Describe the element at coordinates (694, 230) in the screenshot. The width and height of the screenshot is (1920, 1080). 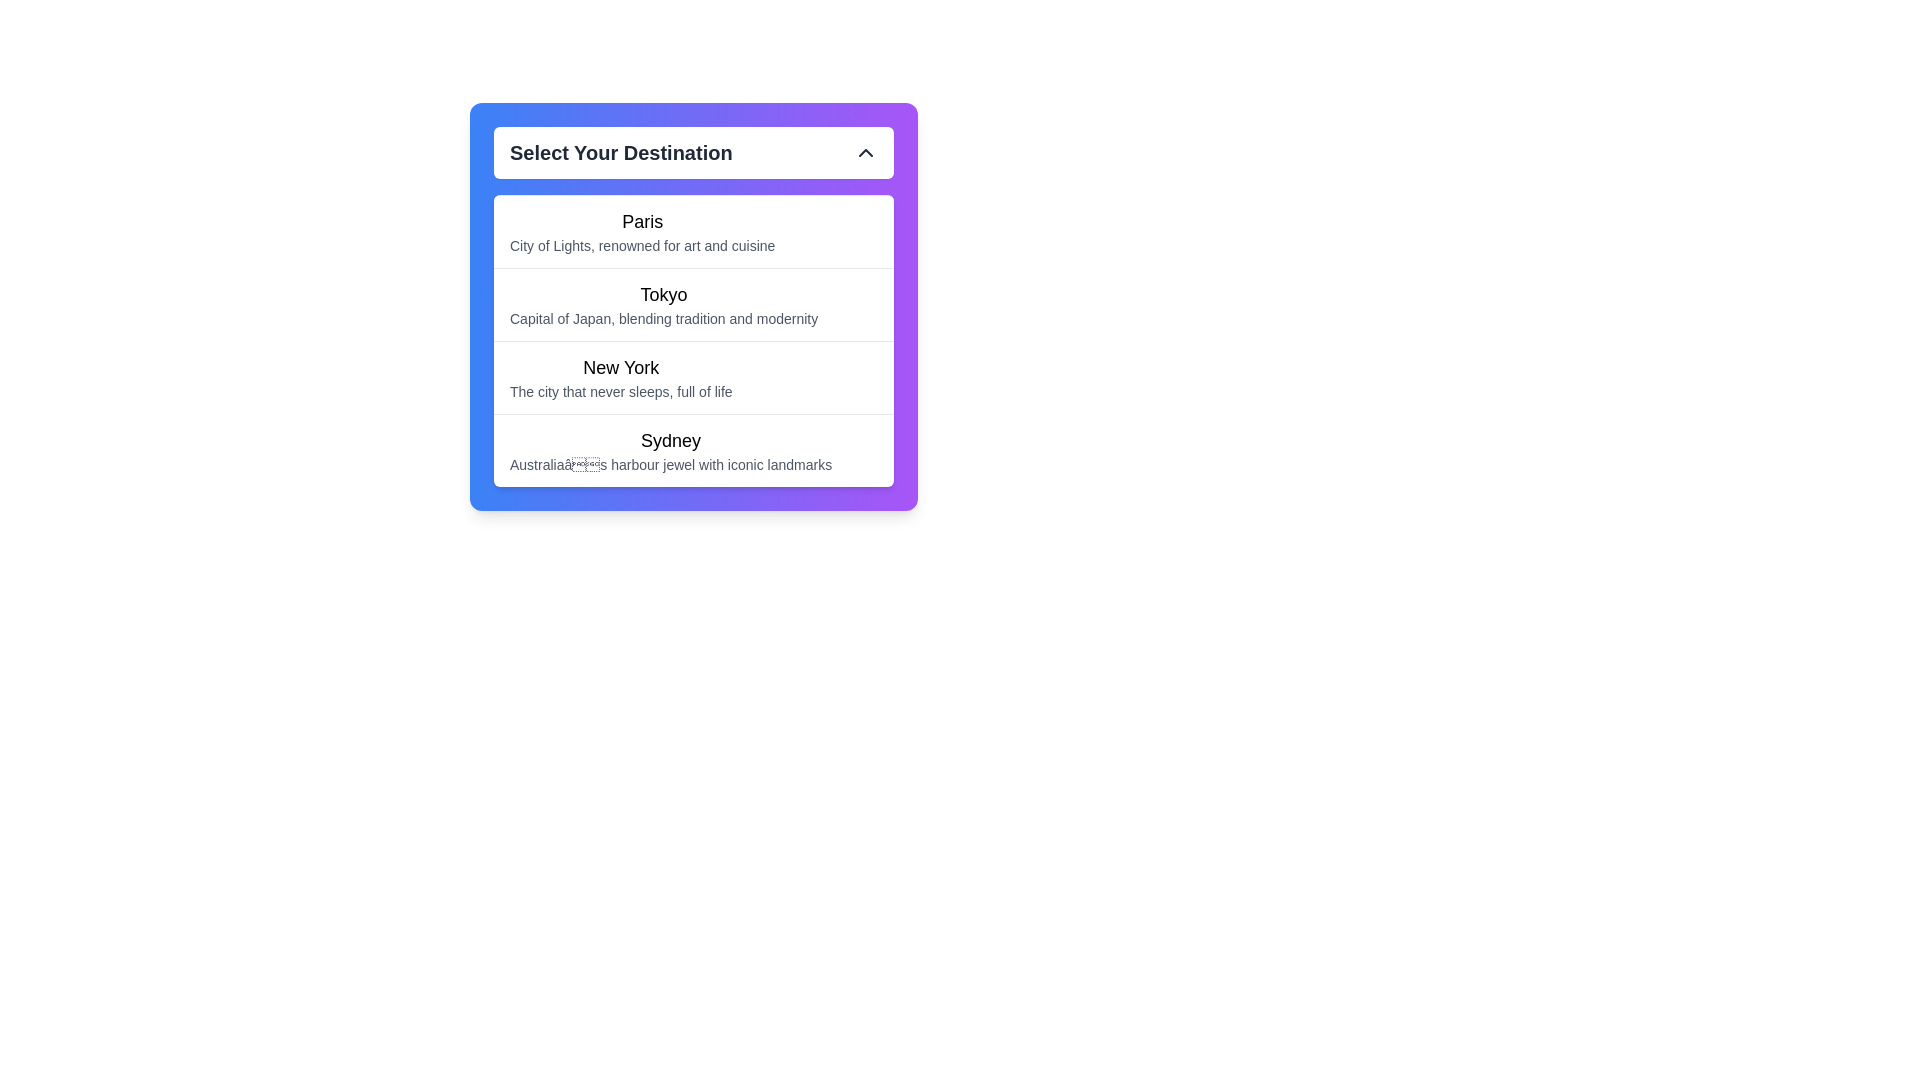
I see `the text block displaying 'Paris' which is the first row in the selectable list under the header 'Select Your Destination.'` at that location.